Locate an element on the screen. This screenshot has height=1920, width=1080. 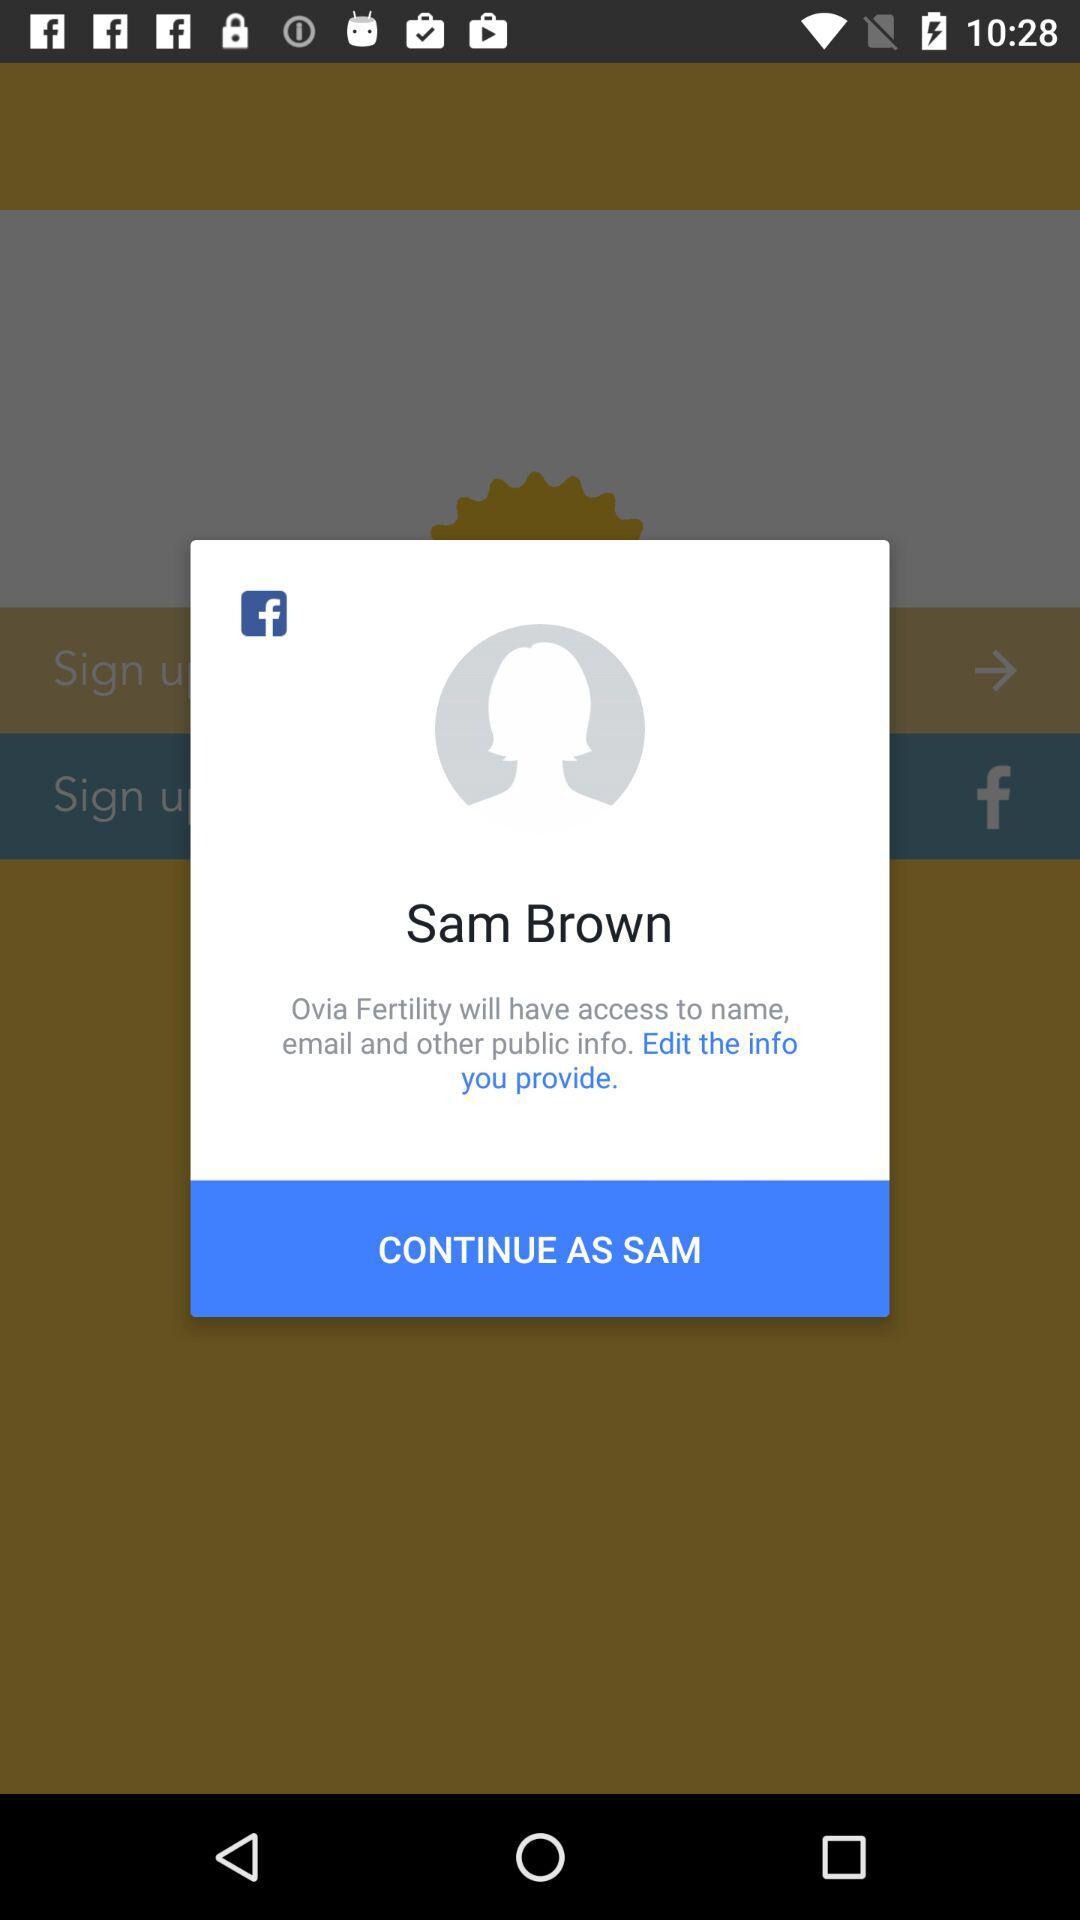
continue as sam icon is located at coordinates (540, 1247).